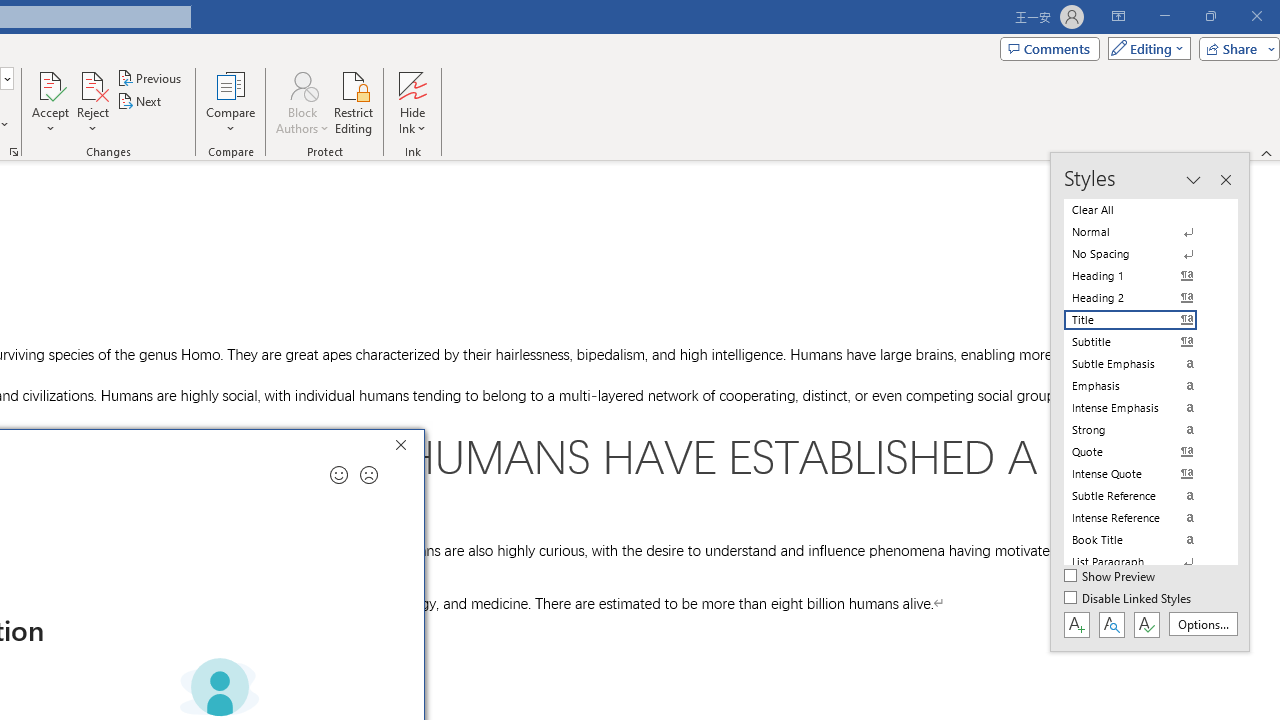  Describe the element at coordinates (339, 475) in the screenshot. I see `'Send a smile for feedback'` at that location.